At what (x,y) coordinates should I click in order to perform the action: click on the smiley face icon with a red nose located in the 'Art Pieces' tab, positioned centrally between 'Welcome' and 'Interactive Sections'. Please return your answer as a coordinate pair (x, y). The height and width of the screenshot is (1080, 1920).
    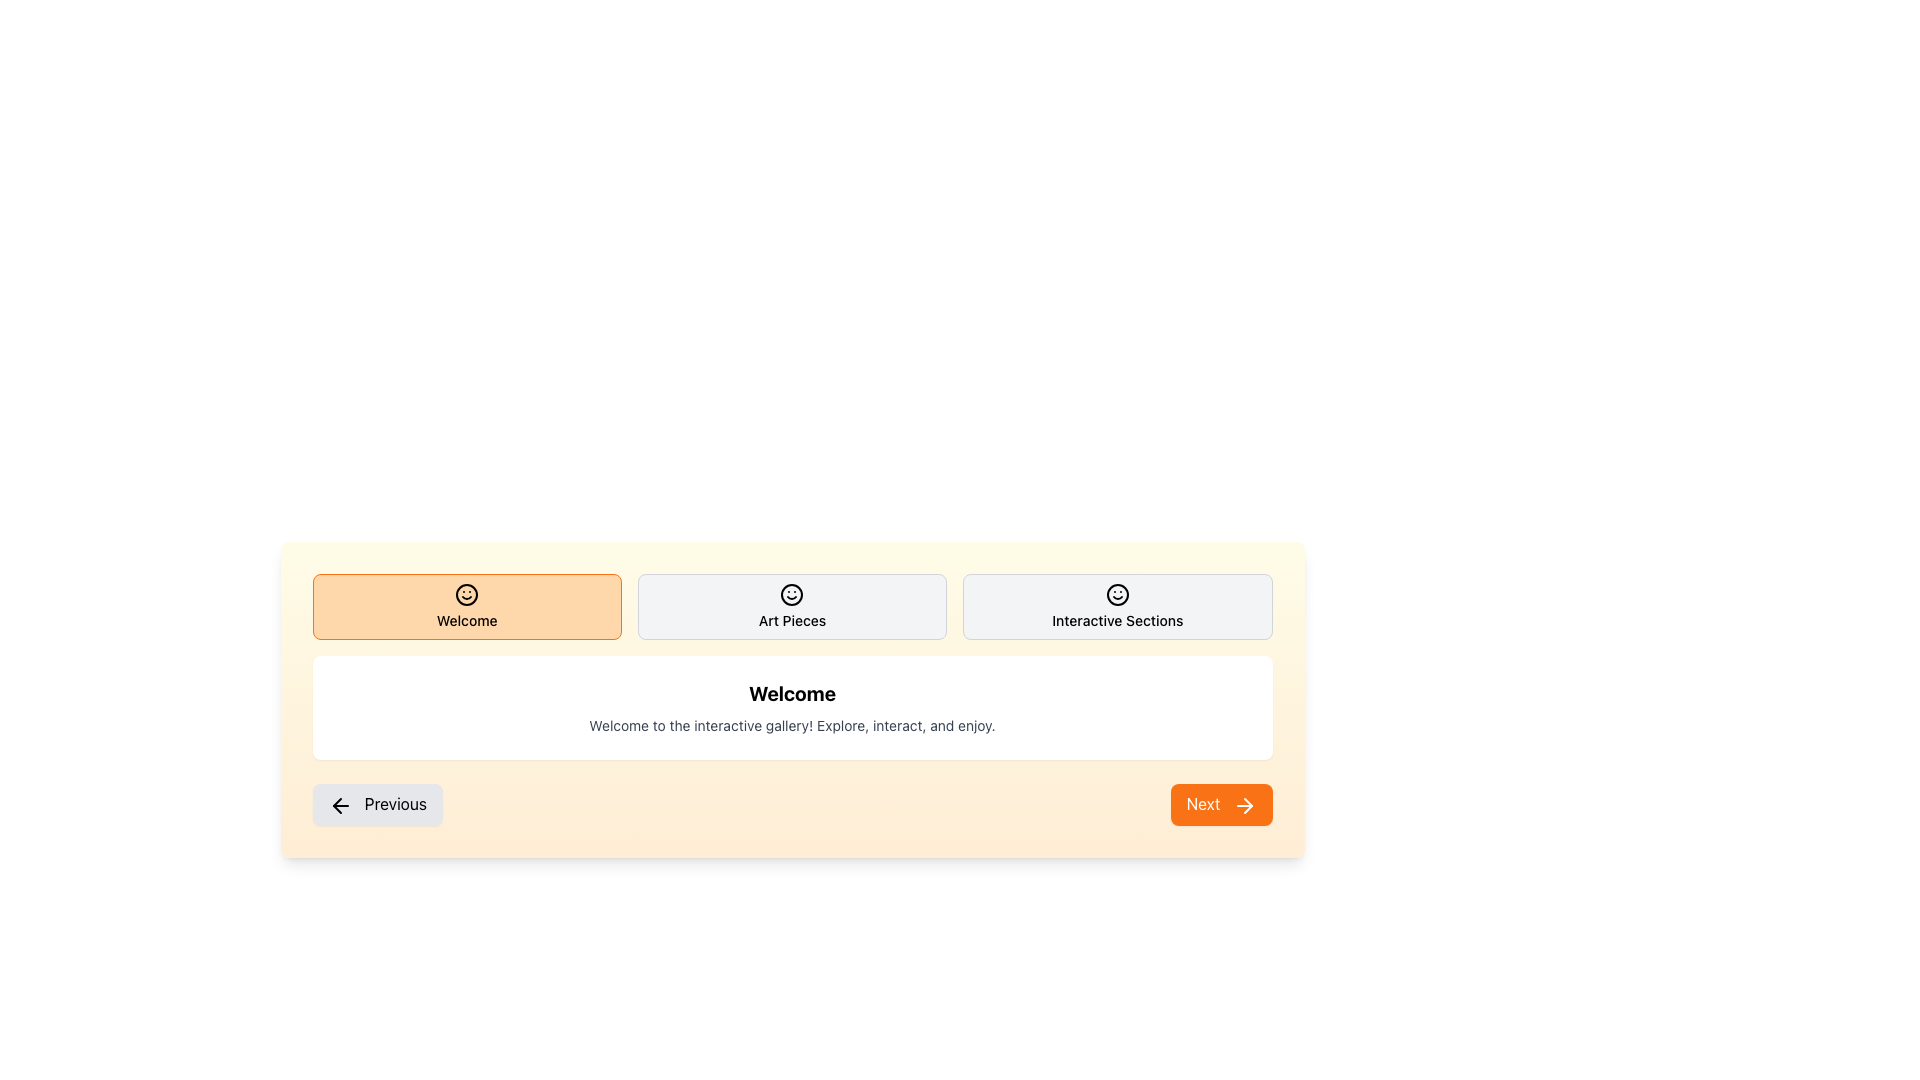
    Looking at the image, I should click on (791, 593).